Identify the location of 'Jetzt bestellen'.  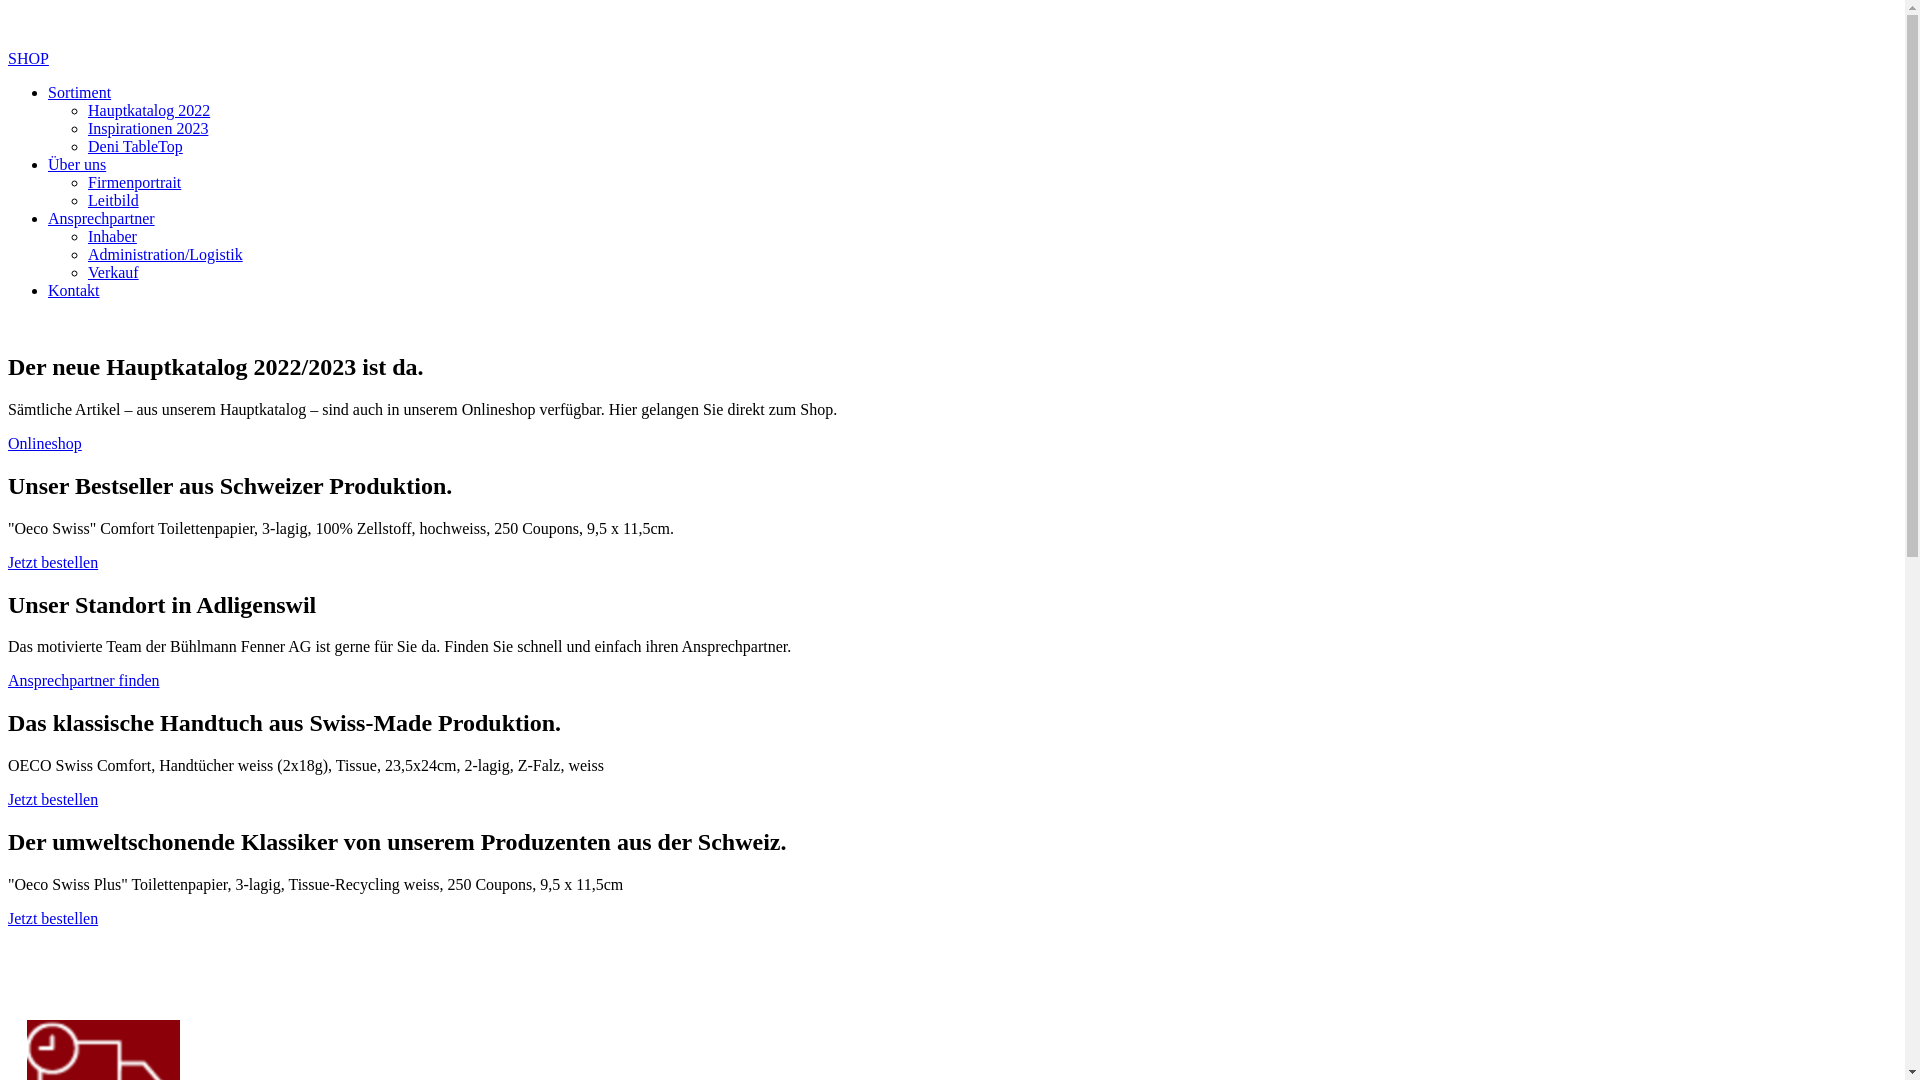
(52, 562).